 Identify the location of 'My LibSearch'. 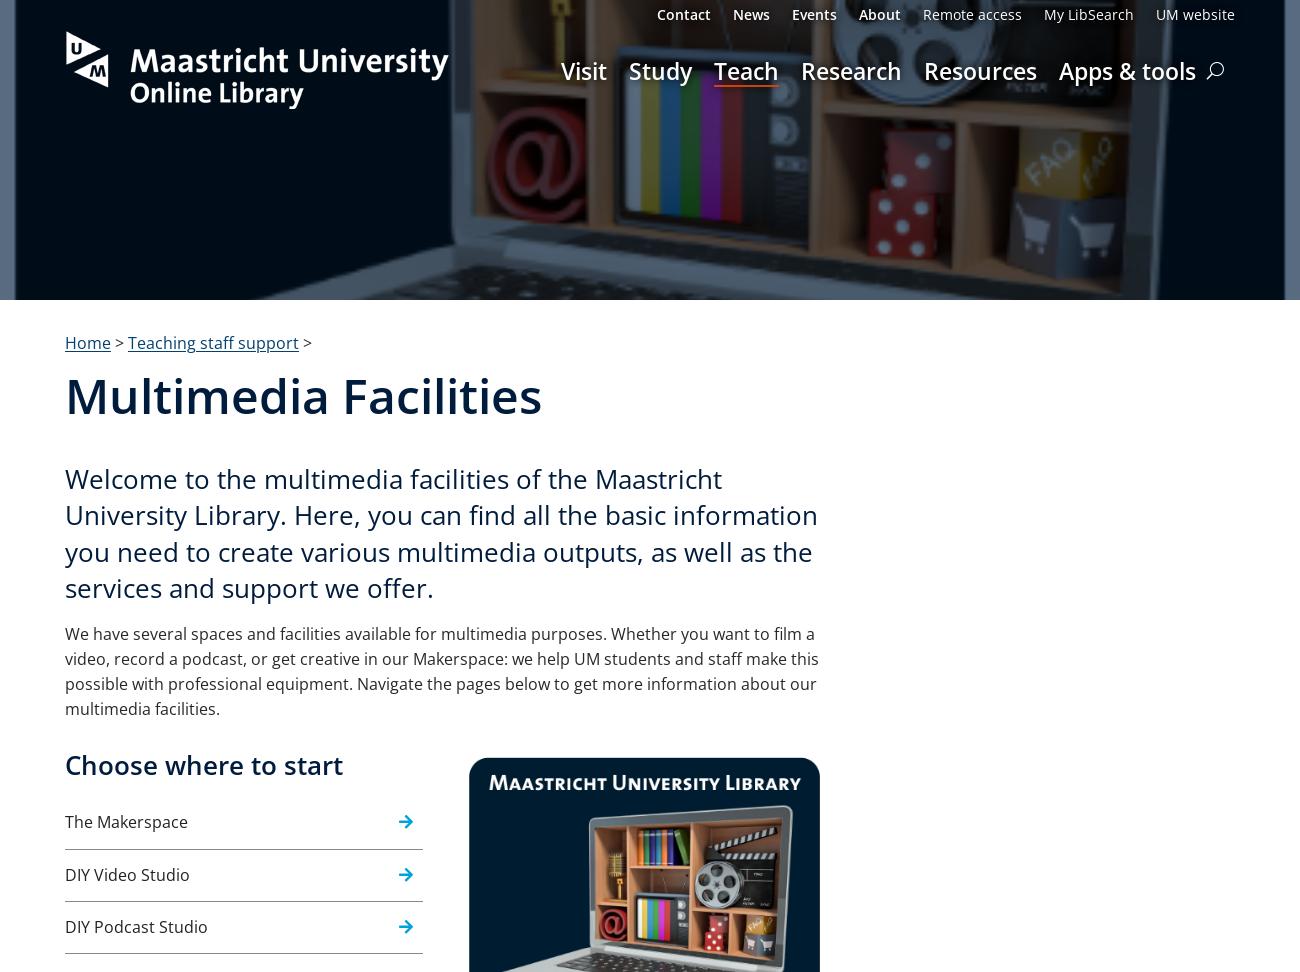
(1088, 14).